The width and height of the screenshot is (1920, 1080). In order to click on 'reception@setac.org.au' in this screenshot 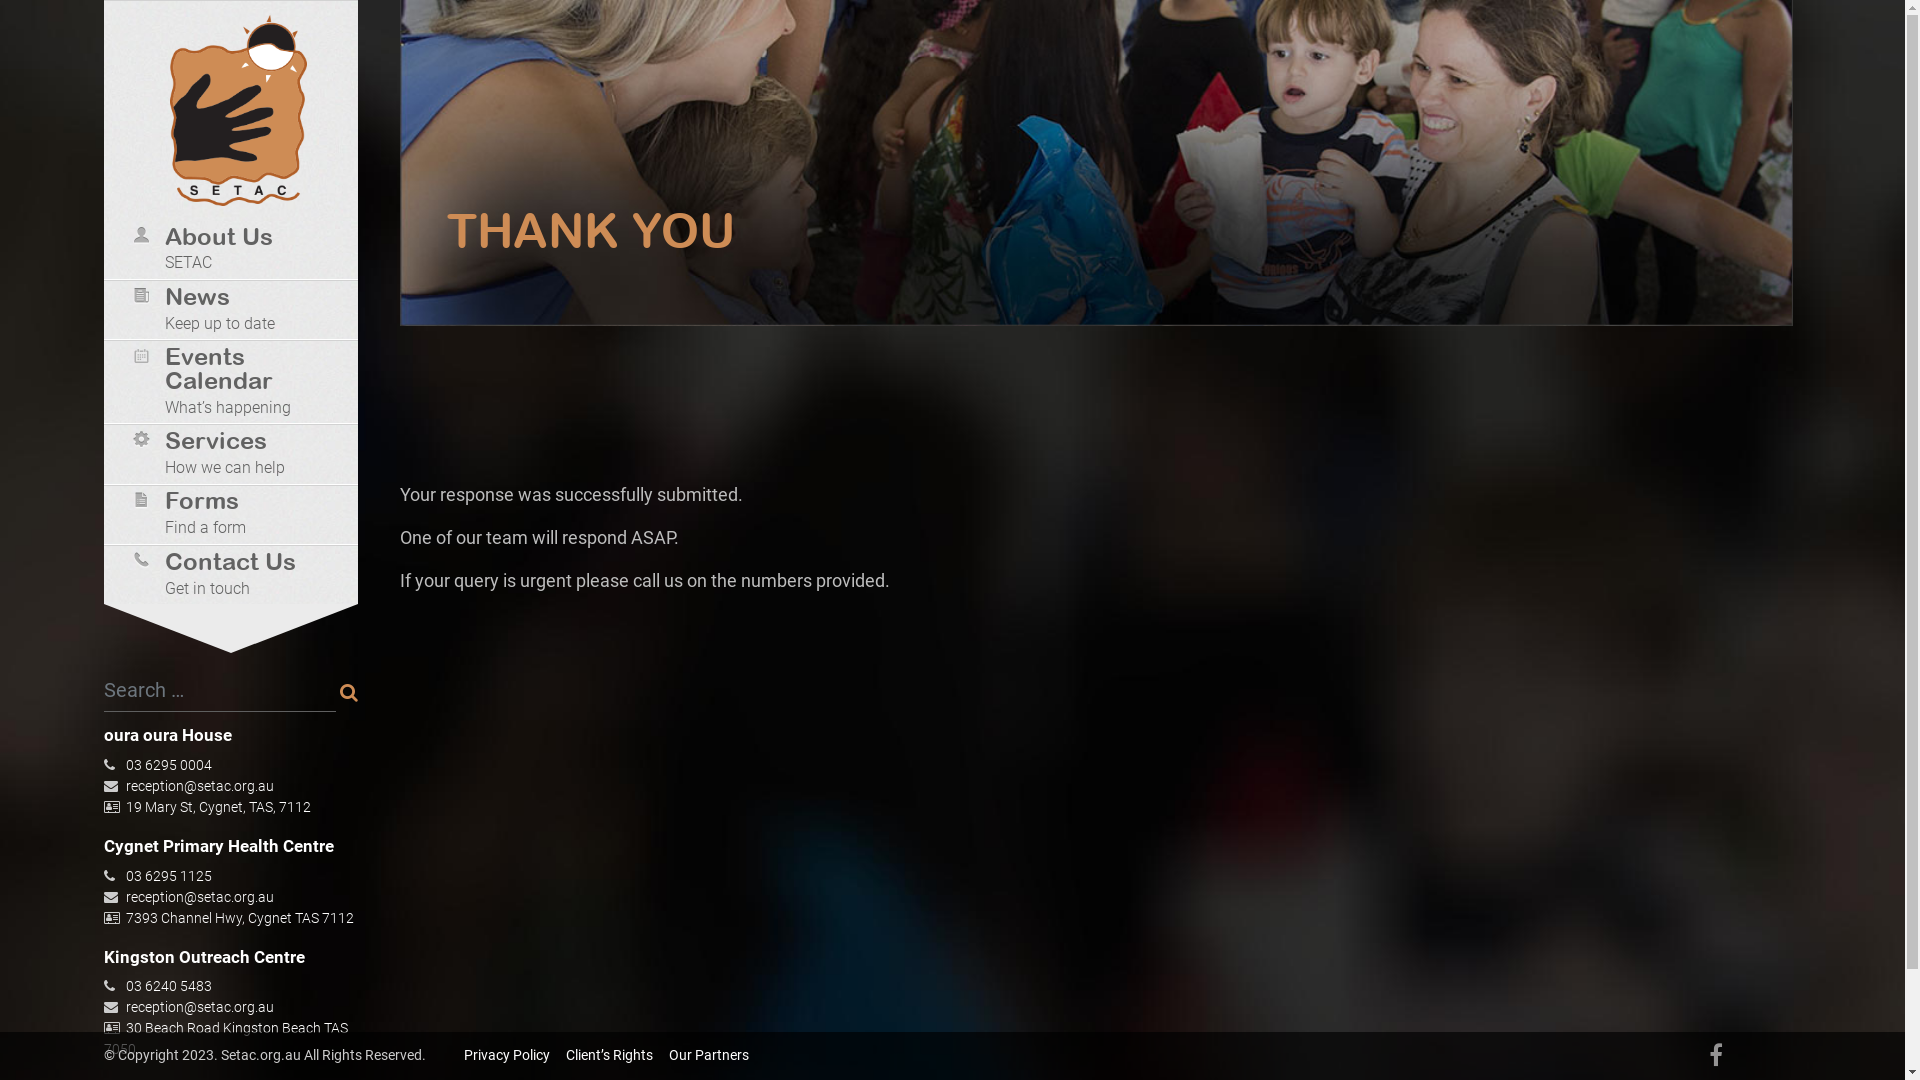, I will do `click(200, 785)`.